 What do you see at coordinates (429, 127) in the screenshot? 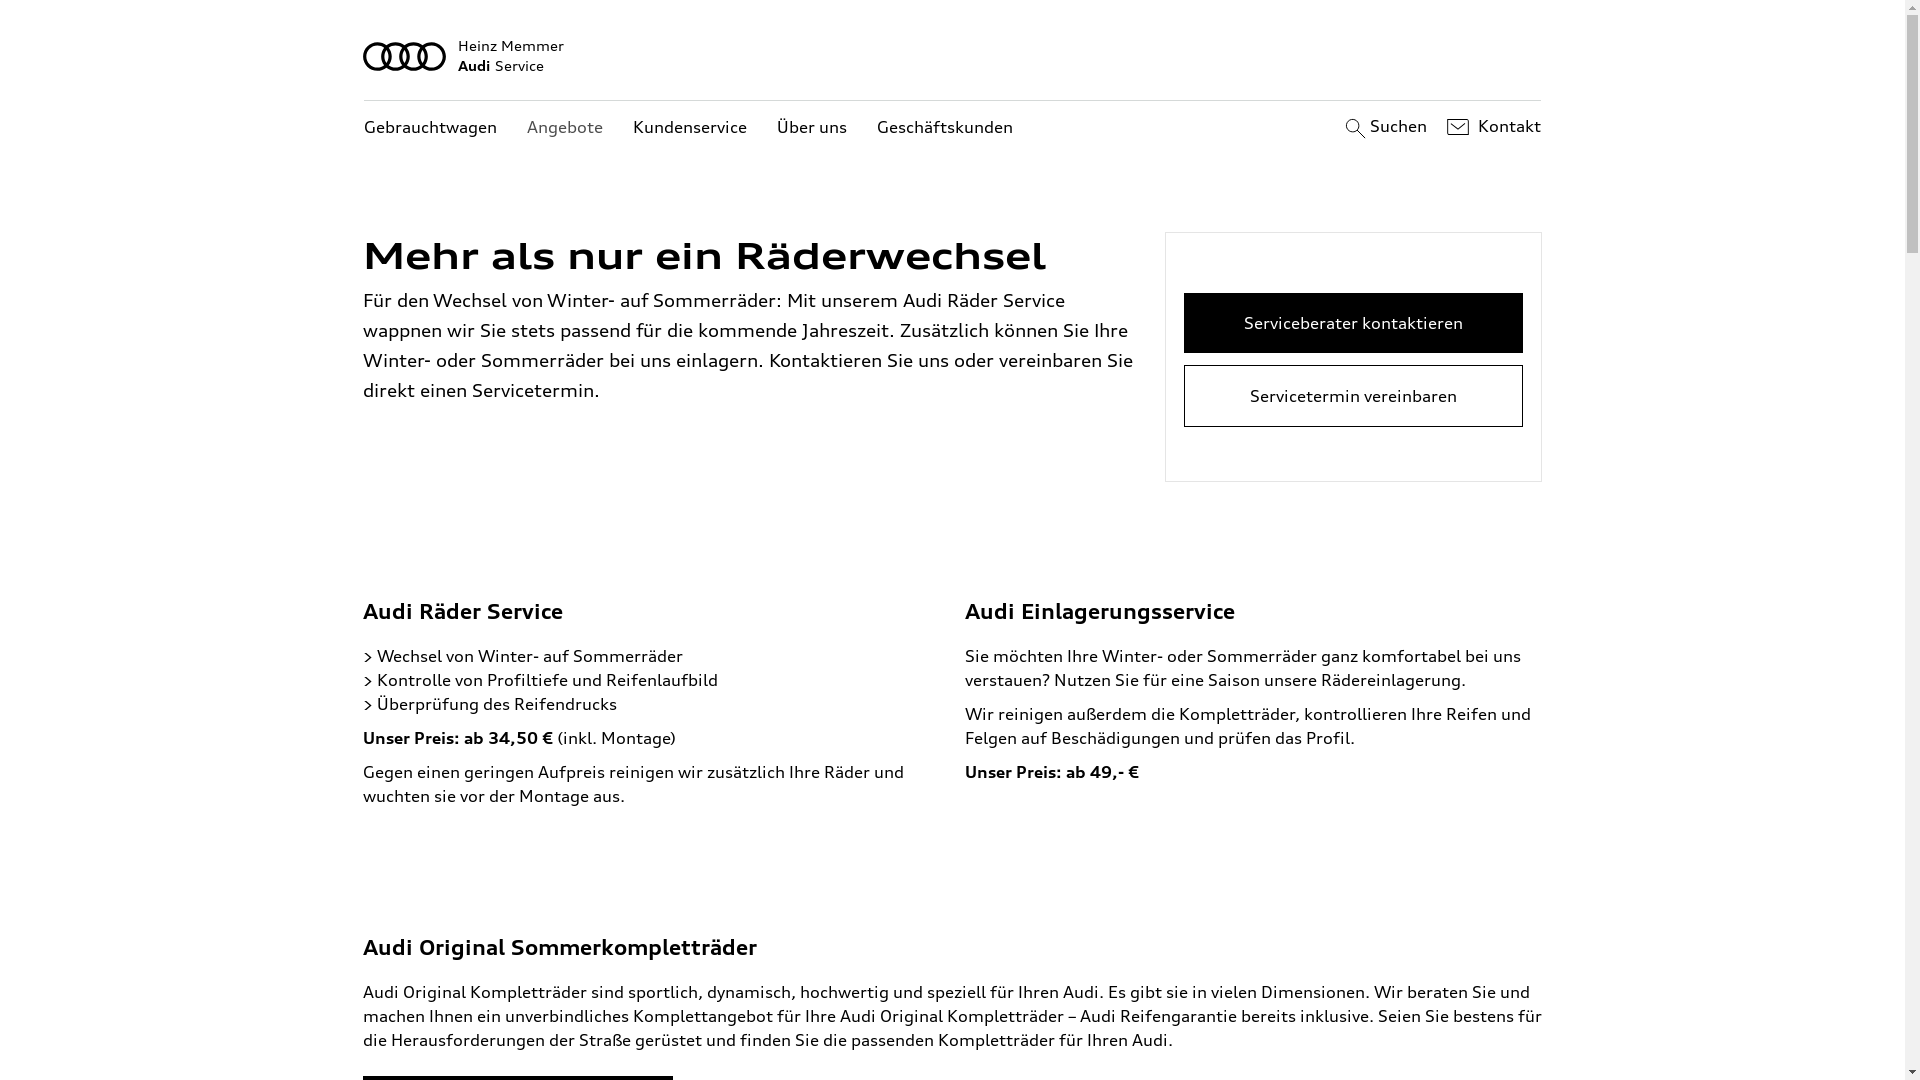
I see `'Gebrauchtwagen'` at bounding box center [429, 127].